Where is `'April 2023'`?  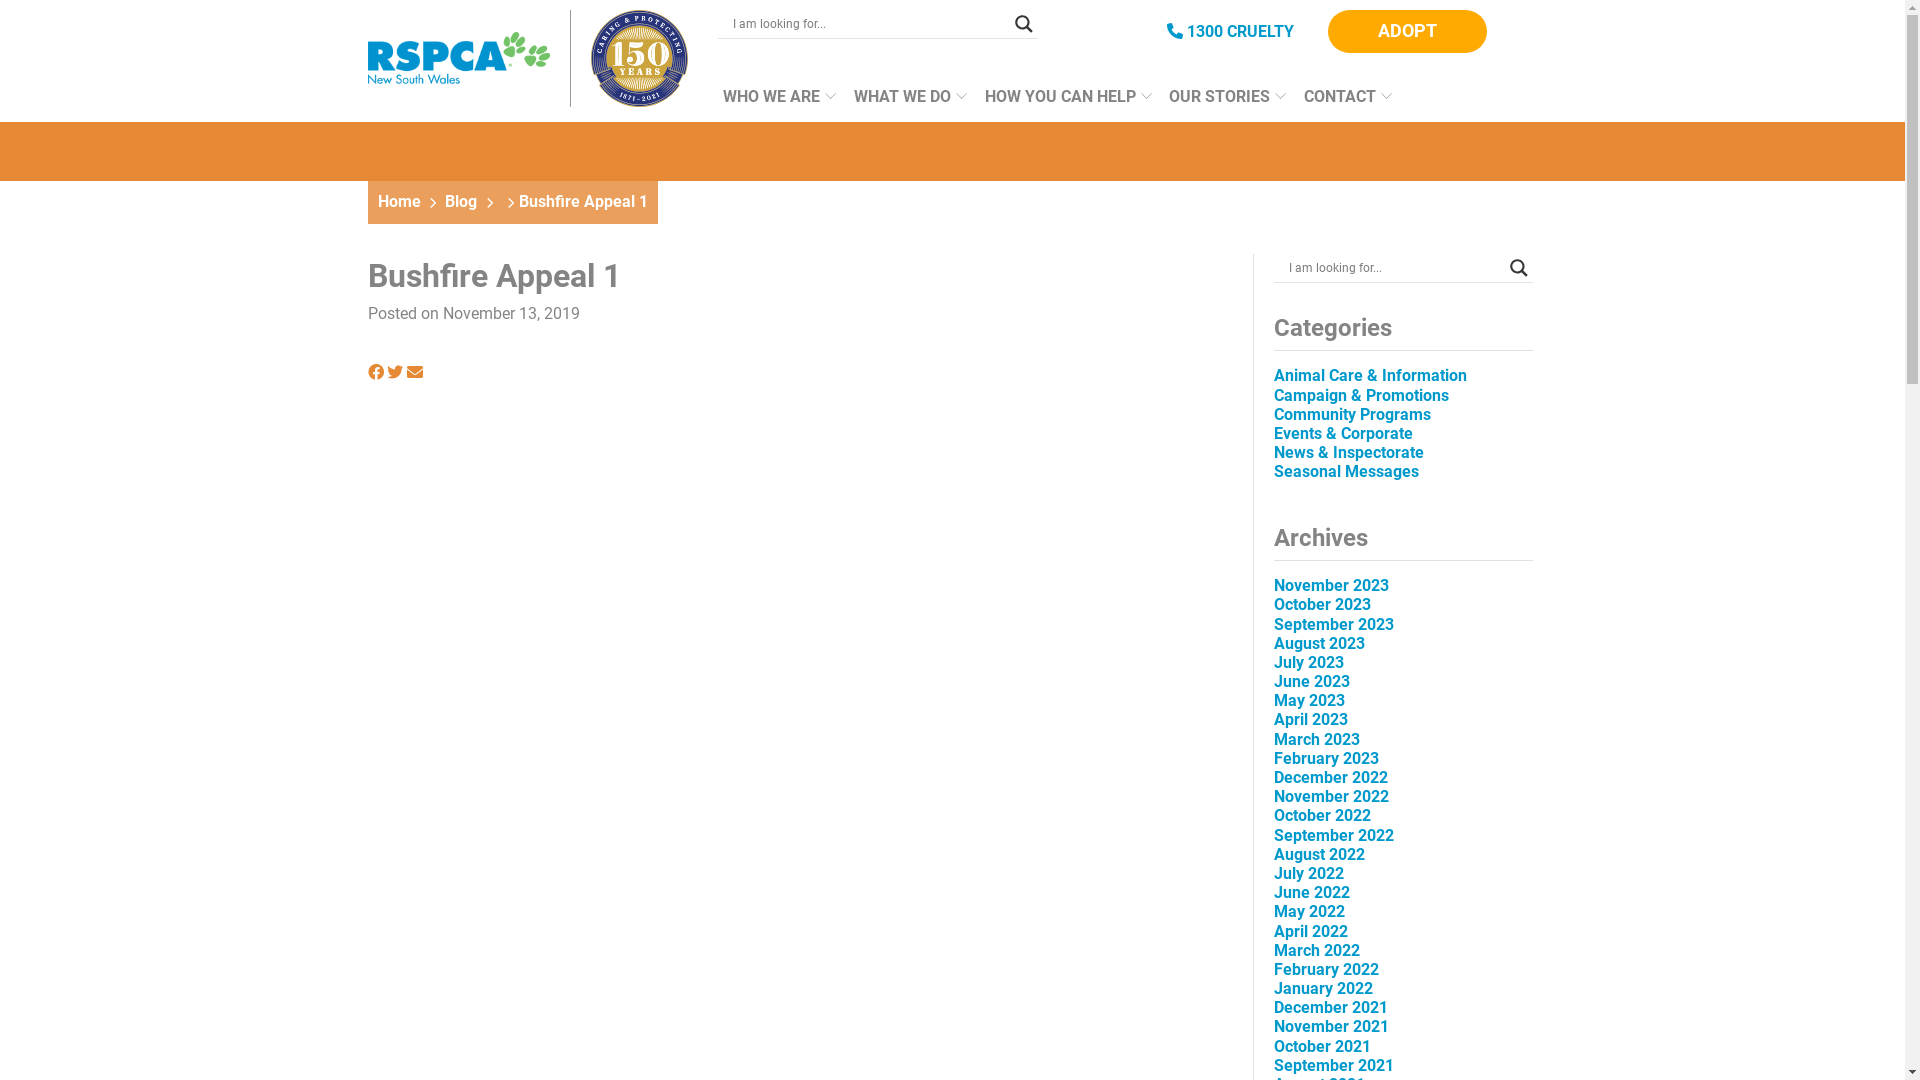 'April 2023' is located at coordinates (1272, 718).